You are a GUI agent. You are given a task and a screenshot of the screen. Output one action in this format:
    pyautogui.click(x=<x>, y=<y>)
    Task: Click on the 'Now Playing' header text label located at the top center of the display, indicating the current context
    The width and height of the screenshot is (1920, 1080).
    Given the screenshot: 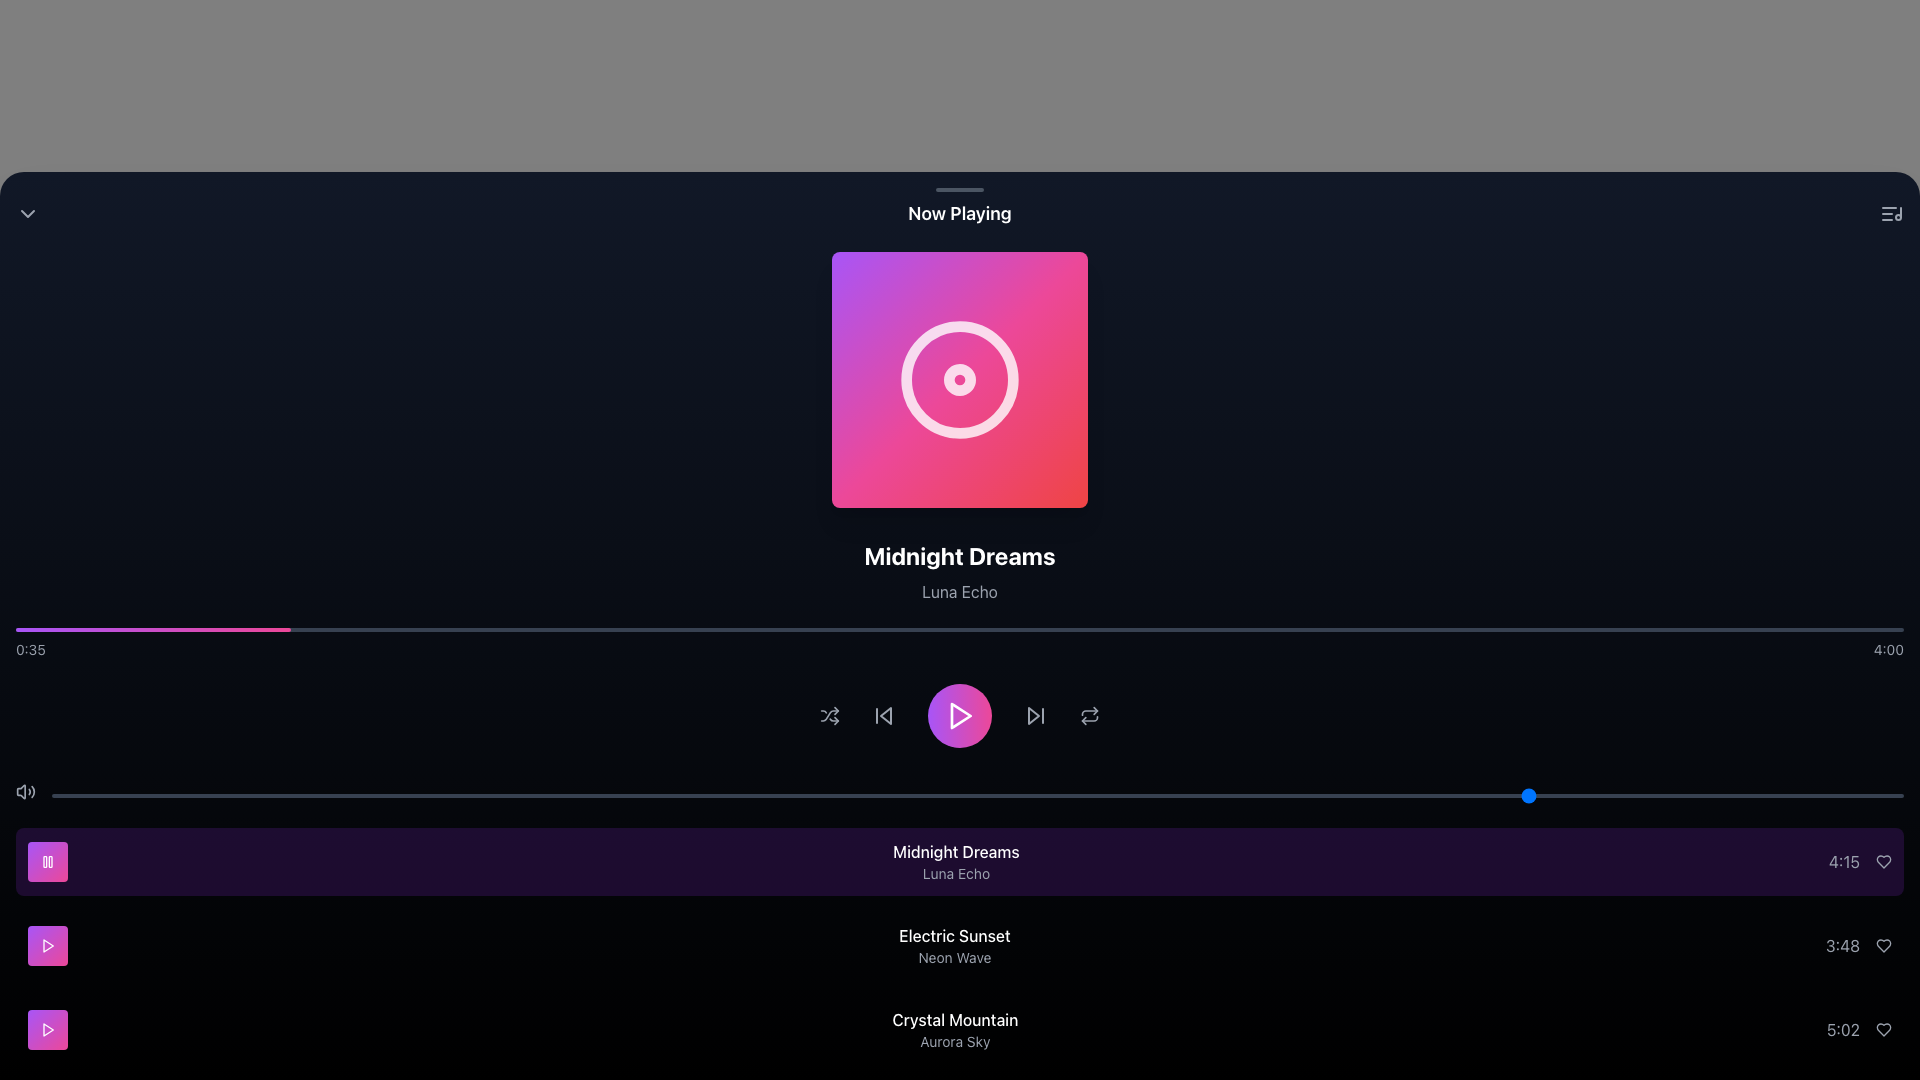 What is the action you would take?
    pyautogui.click(x=960, y=213)
    